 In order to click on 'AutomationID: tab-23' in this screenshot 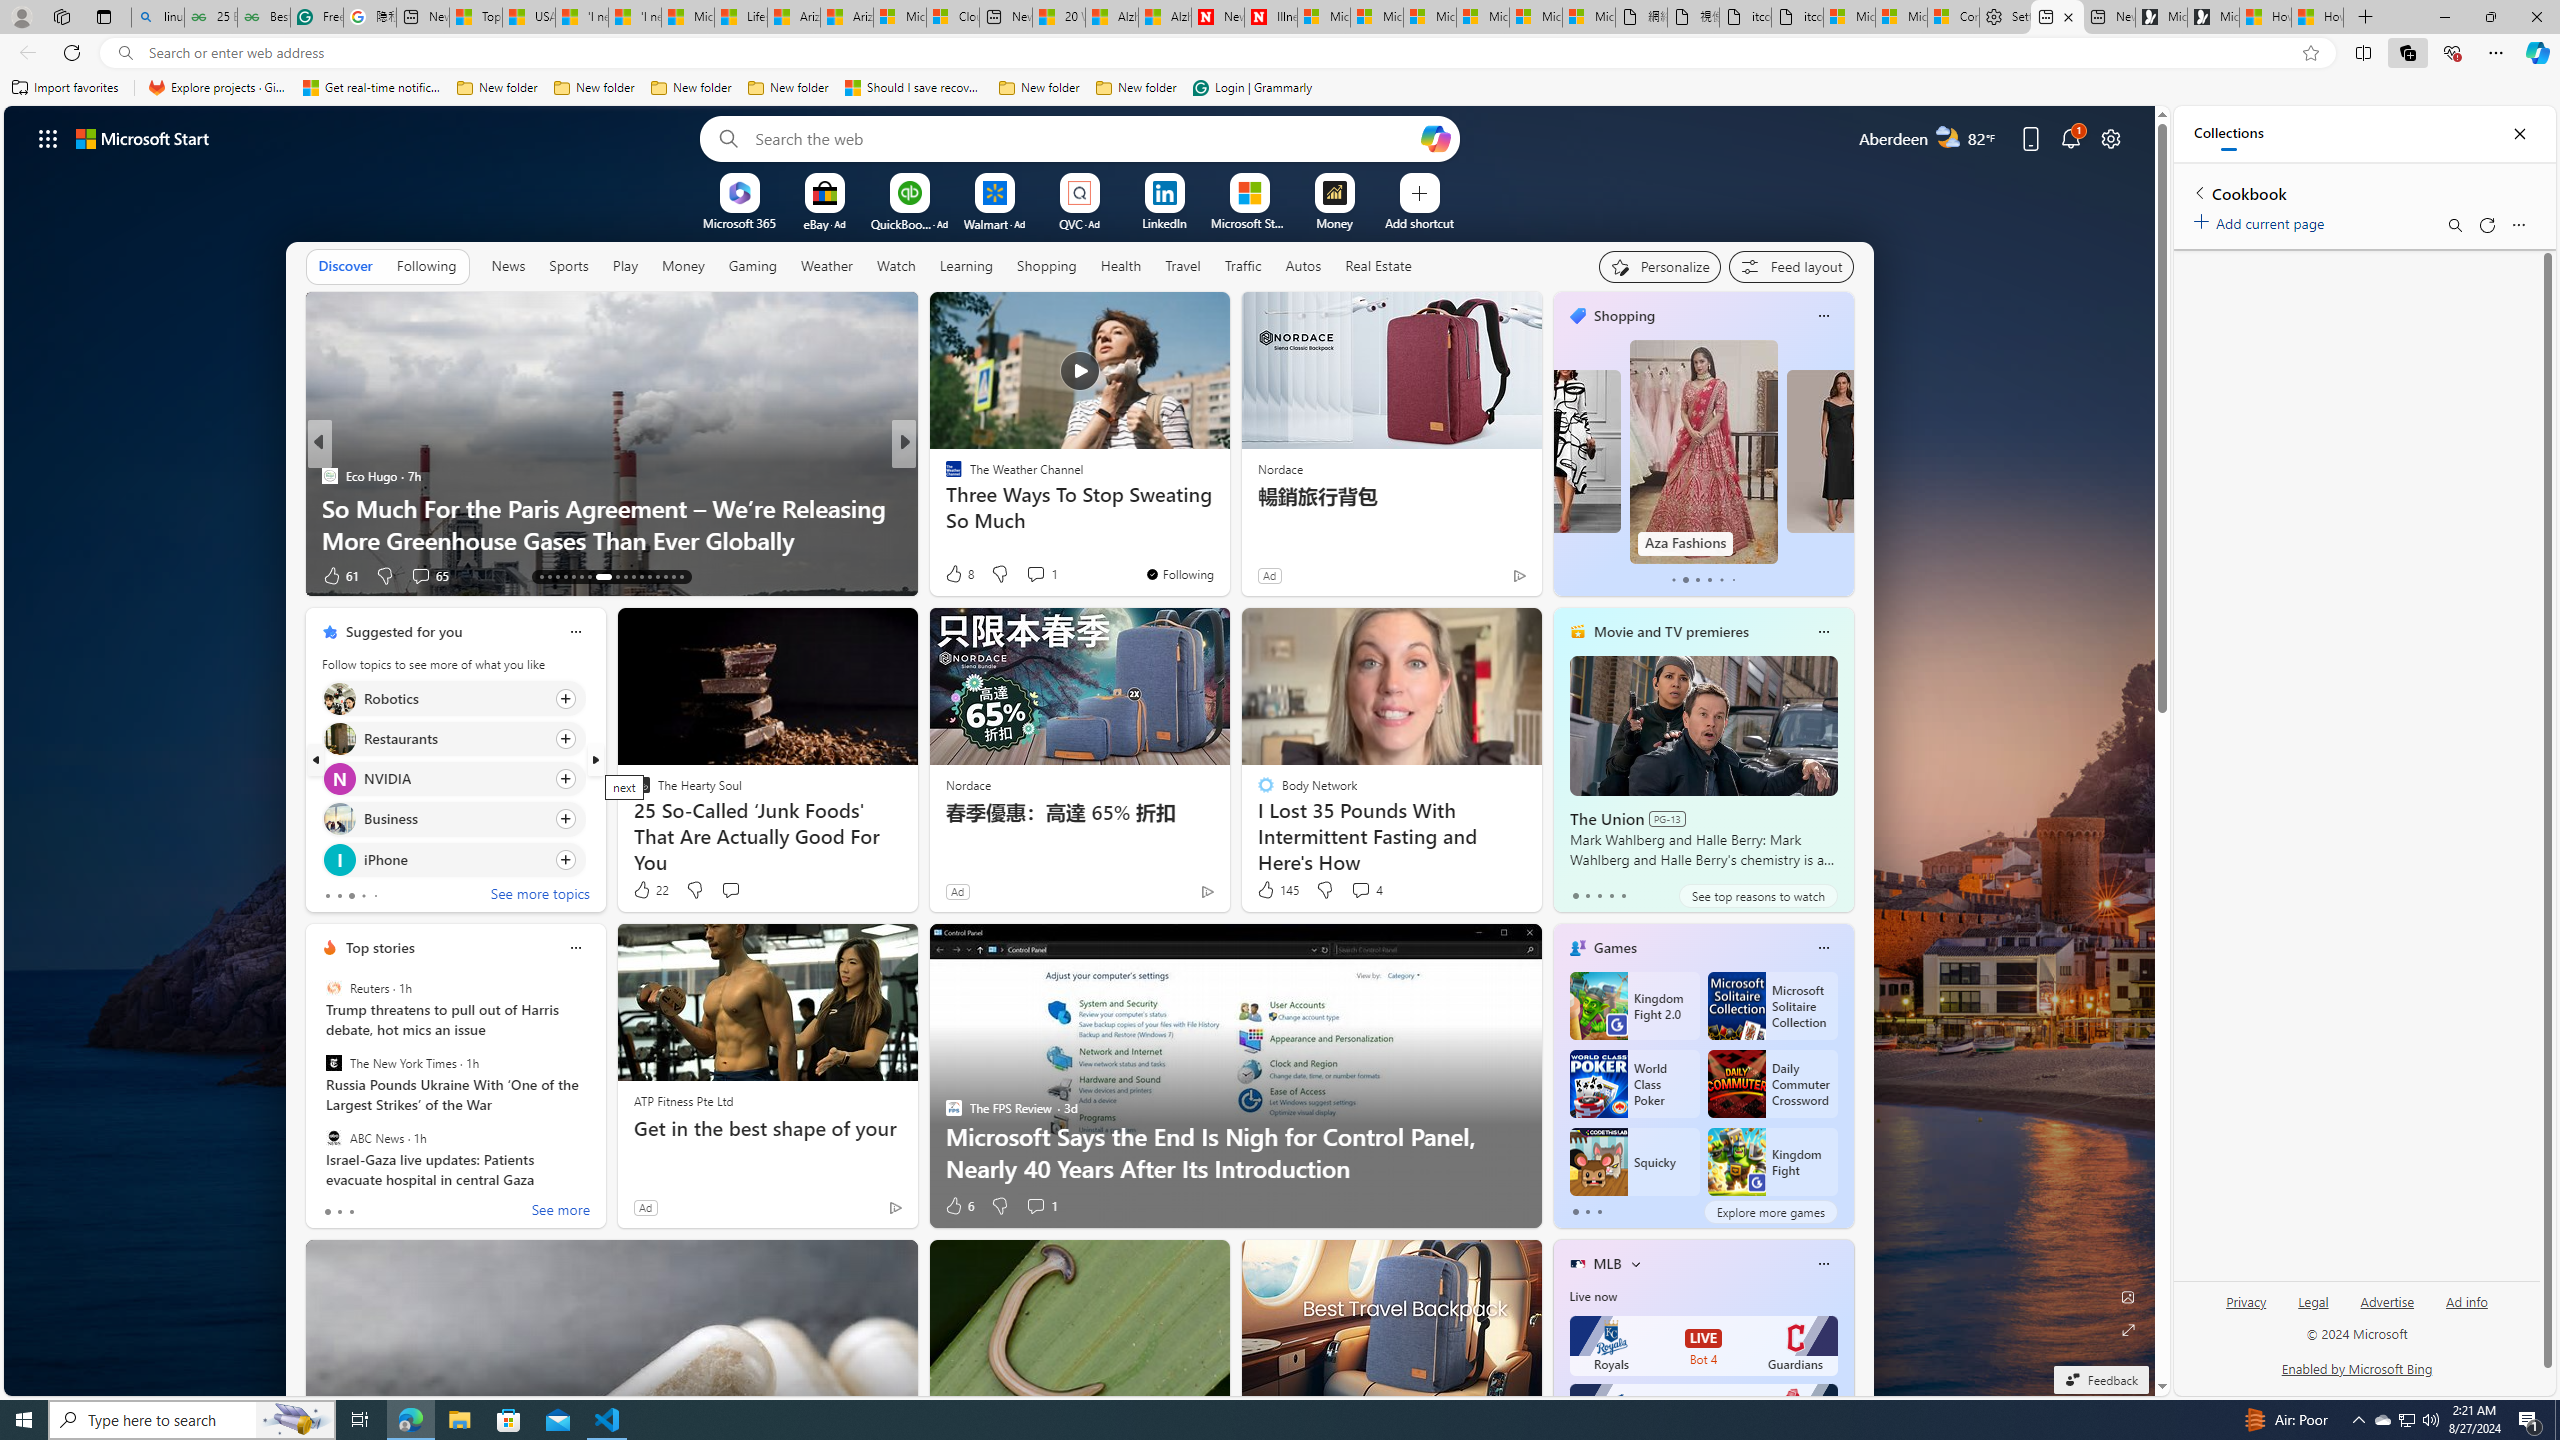, I will do `click(632, 577)`.